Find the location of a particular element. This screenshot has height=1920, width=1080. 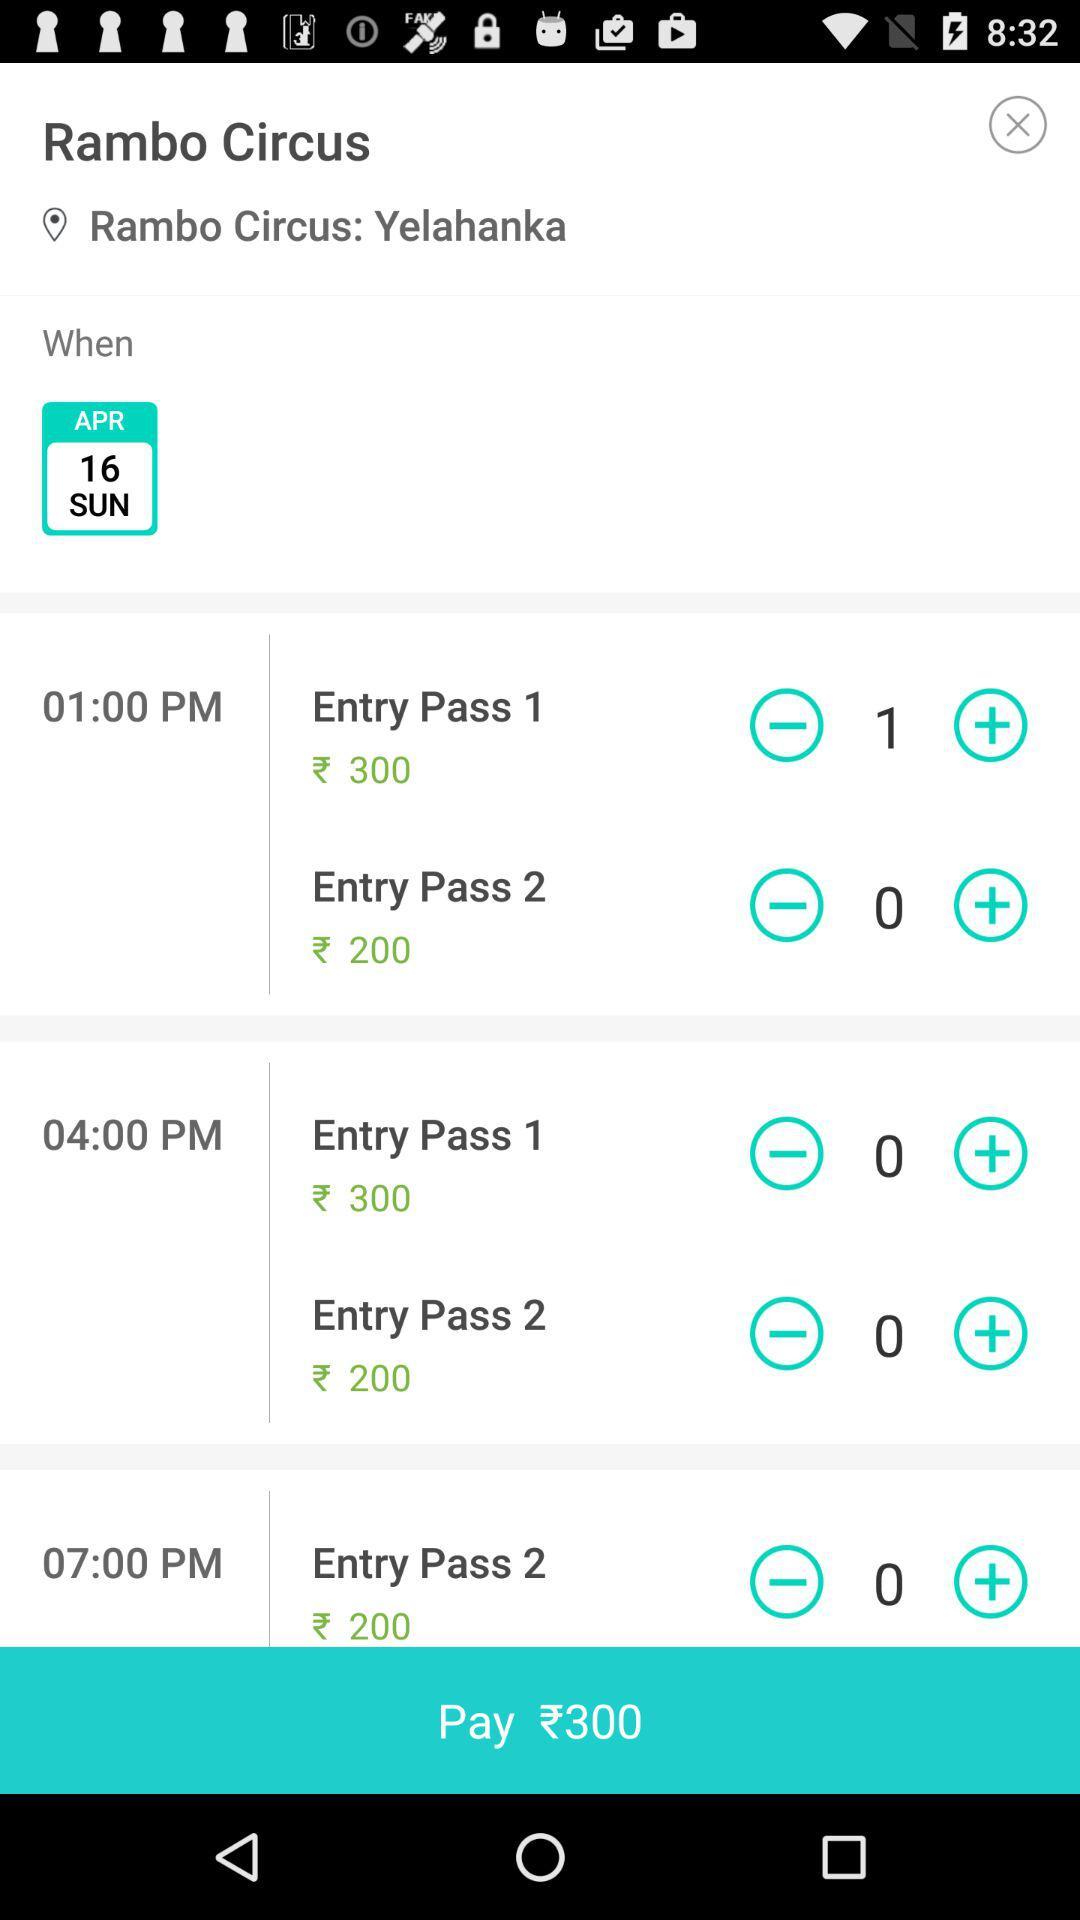

one is located at coordinates (990, 1580).